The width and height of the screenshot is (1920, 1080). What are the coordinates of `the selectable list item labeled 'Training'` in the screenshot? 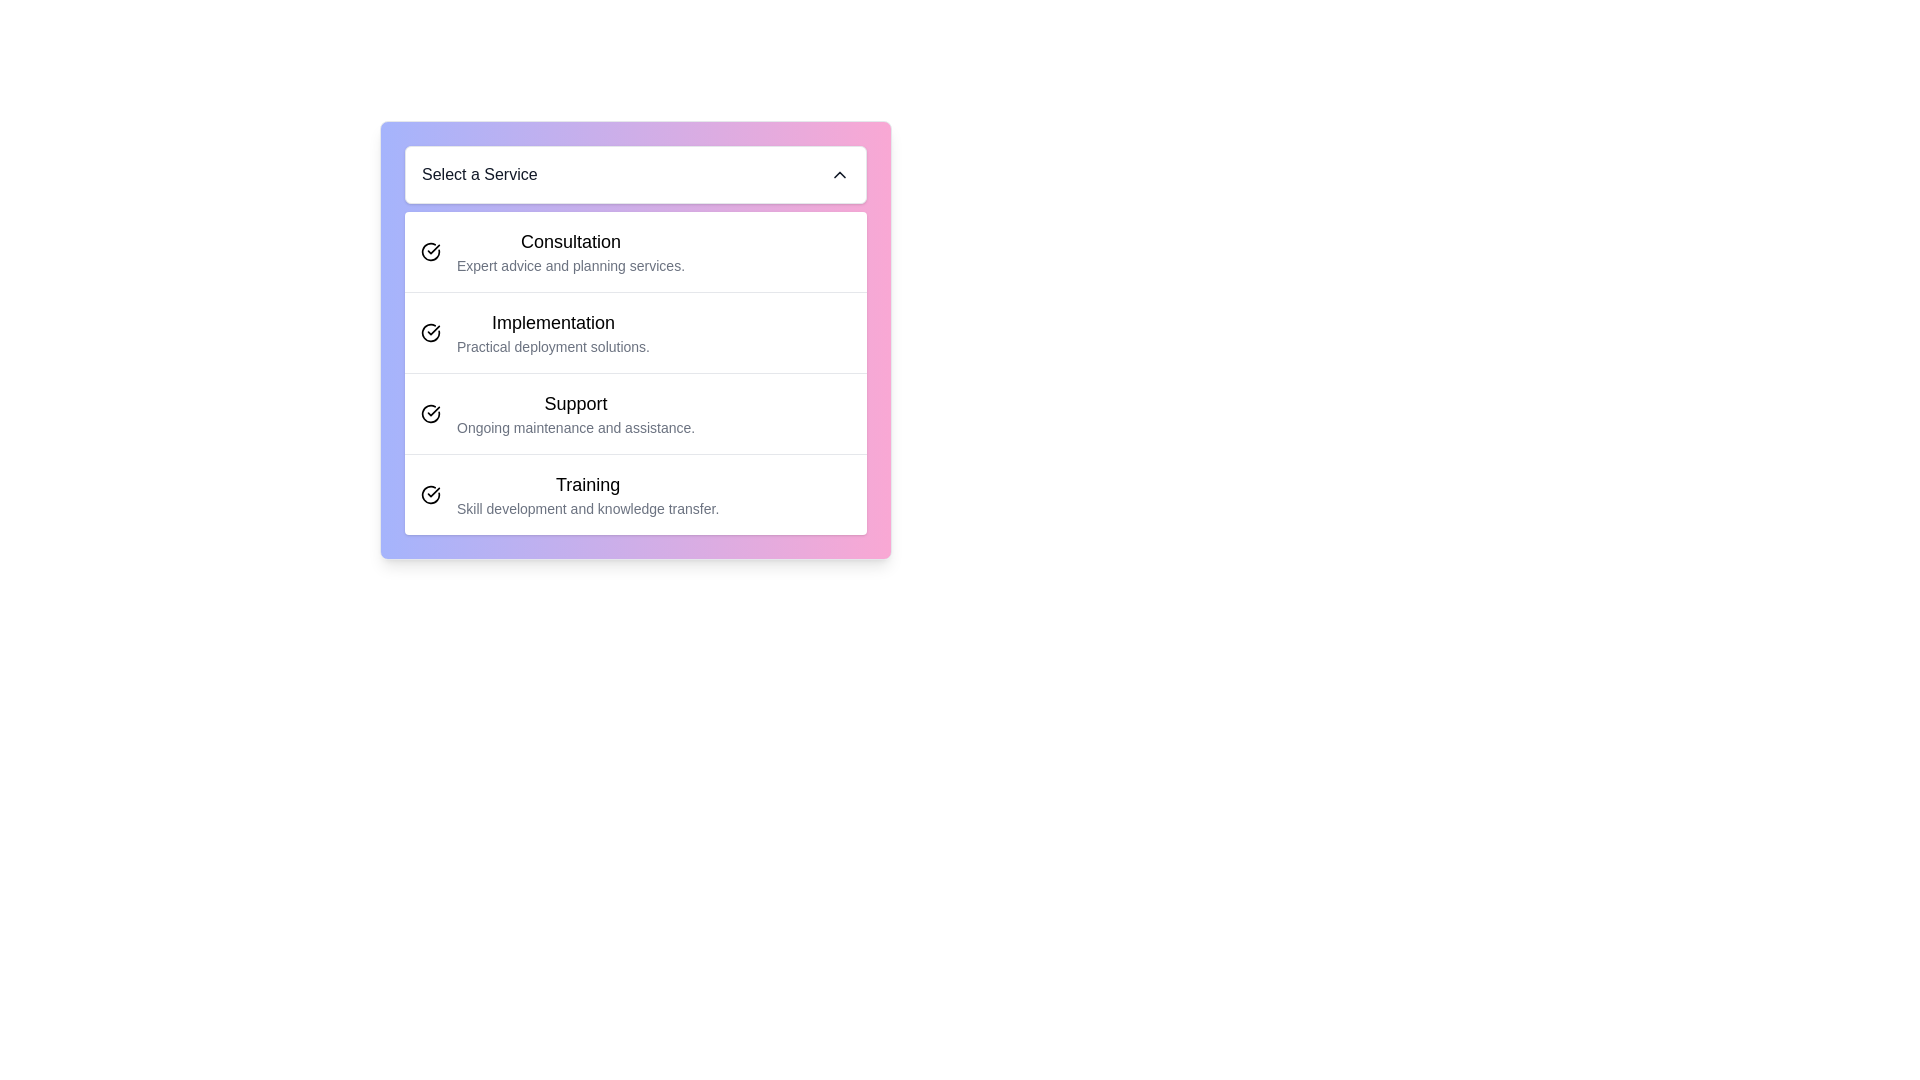 It's located at (634, 494).